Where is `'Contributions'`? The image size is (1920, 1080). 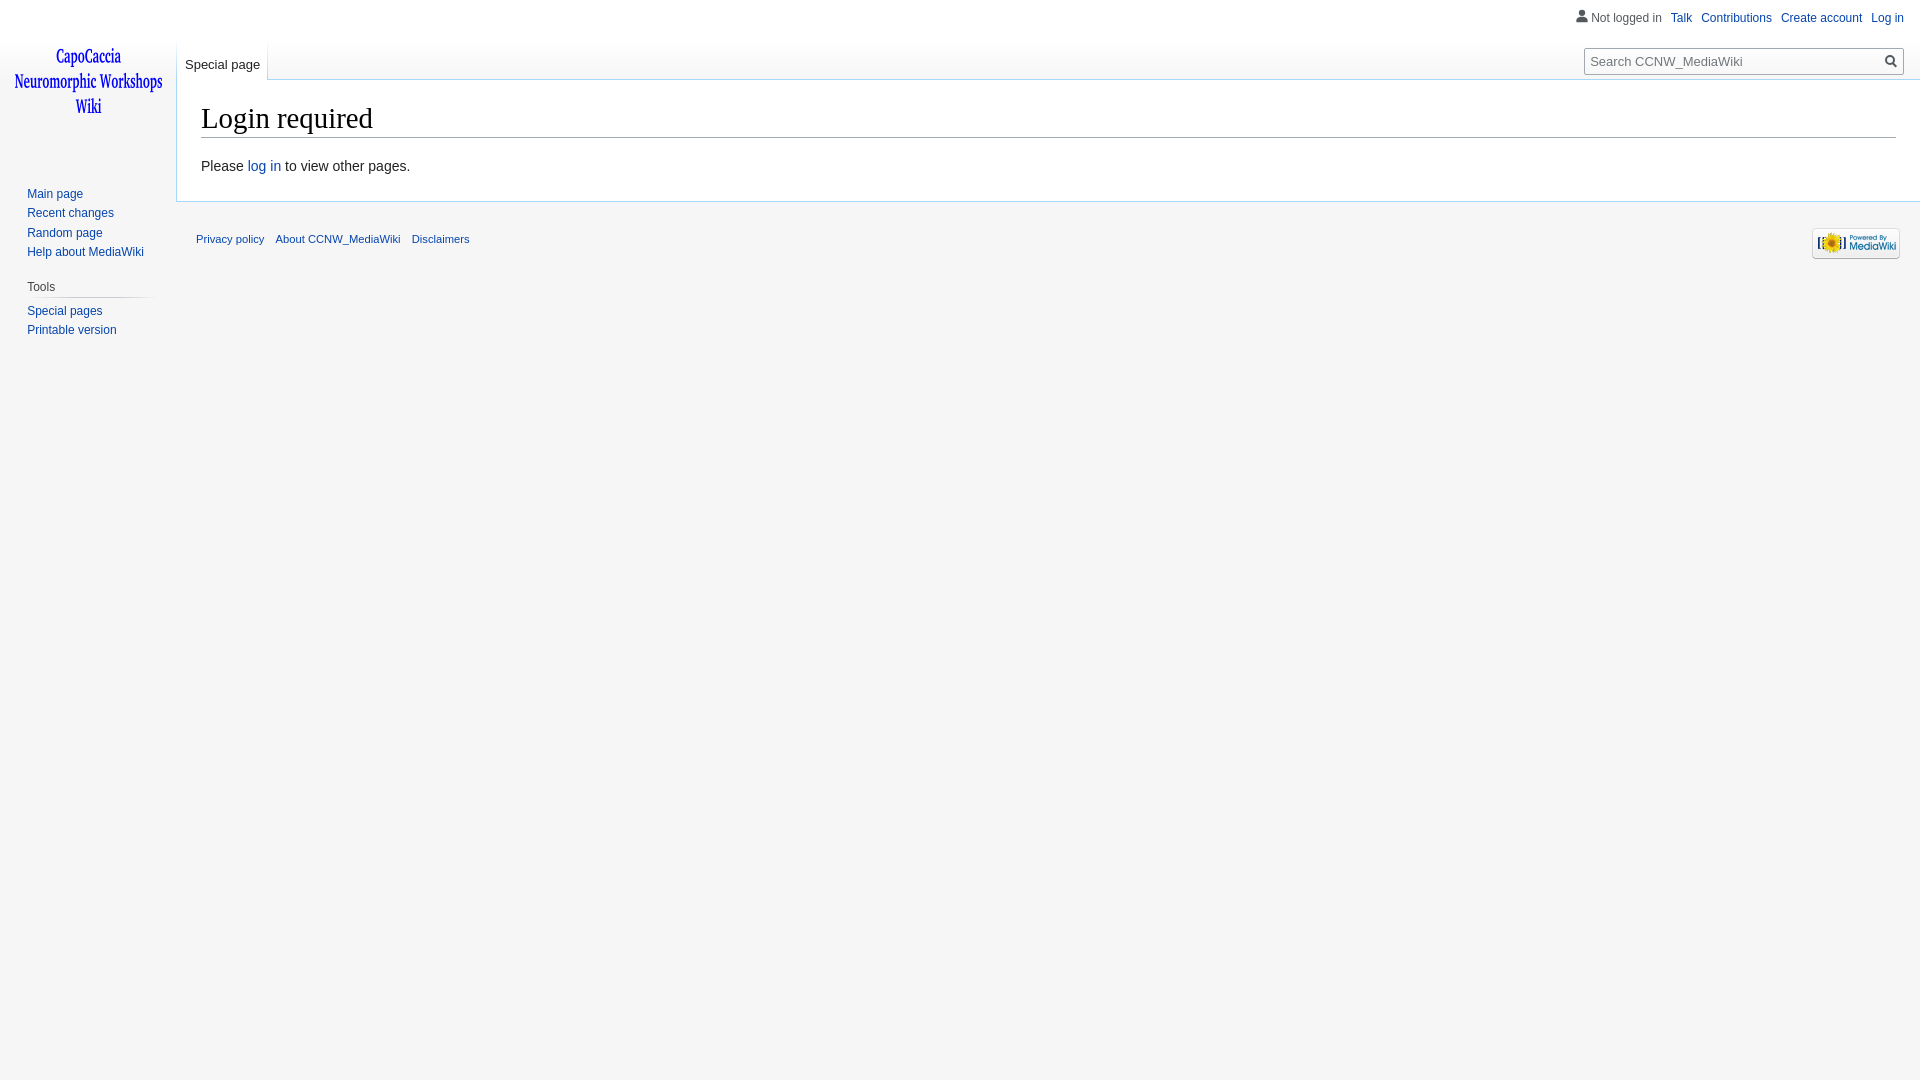
'Contributions' is located at coordinates (1735, 18).